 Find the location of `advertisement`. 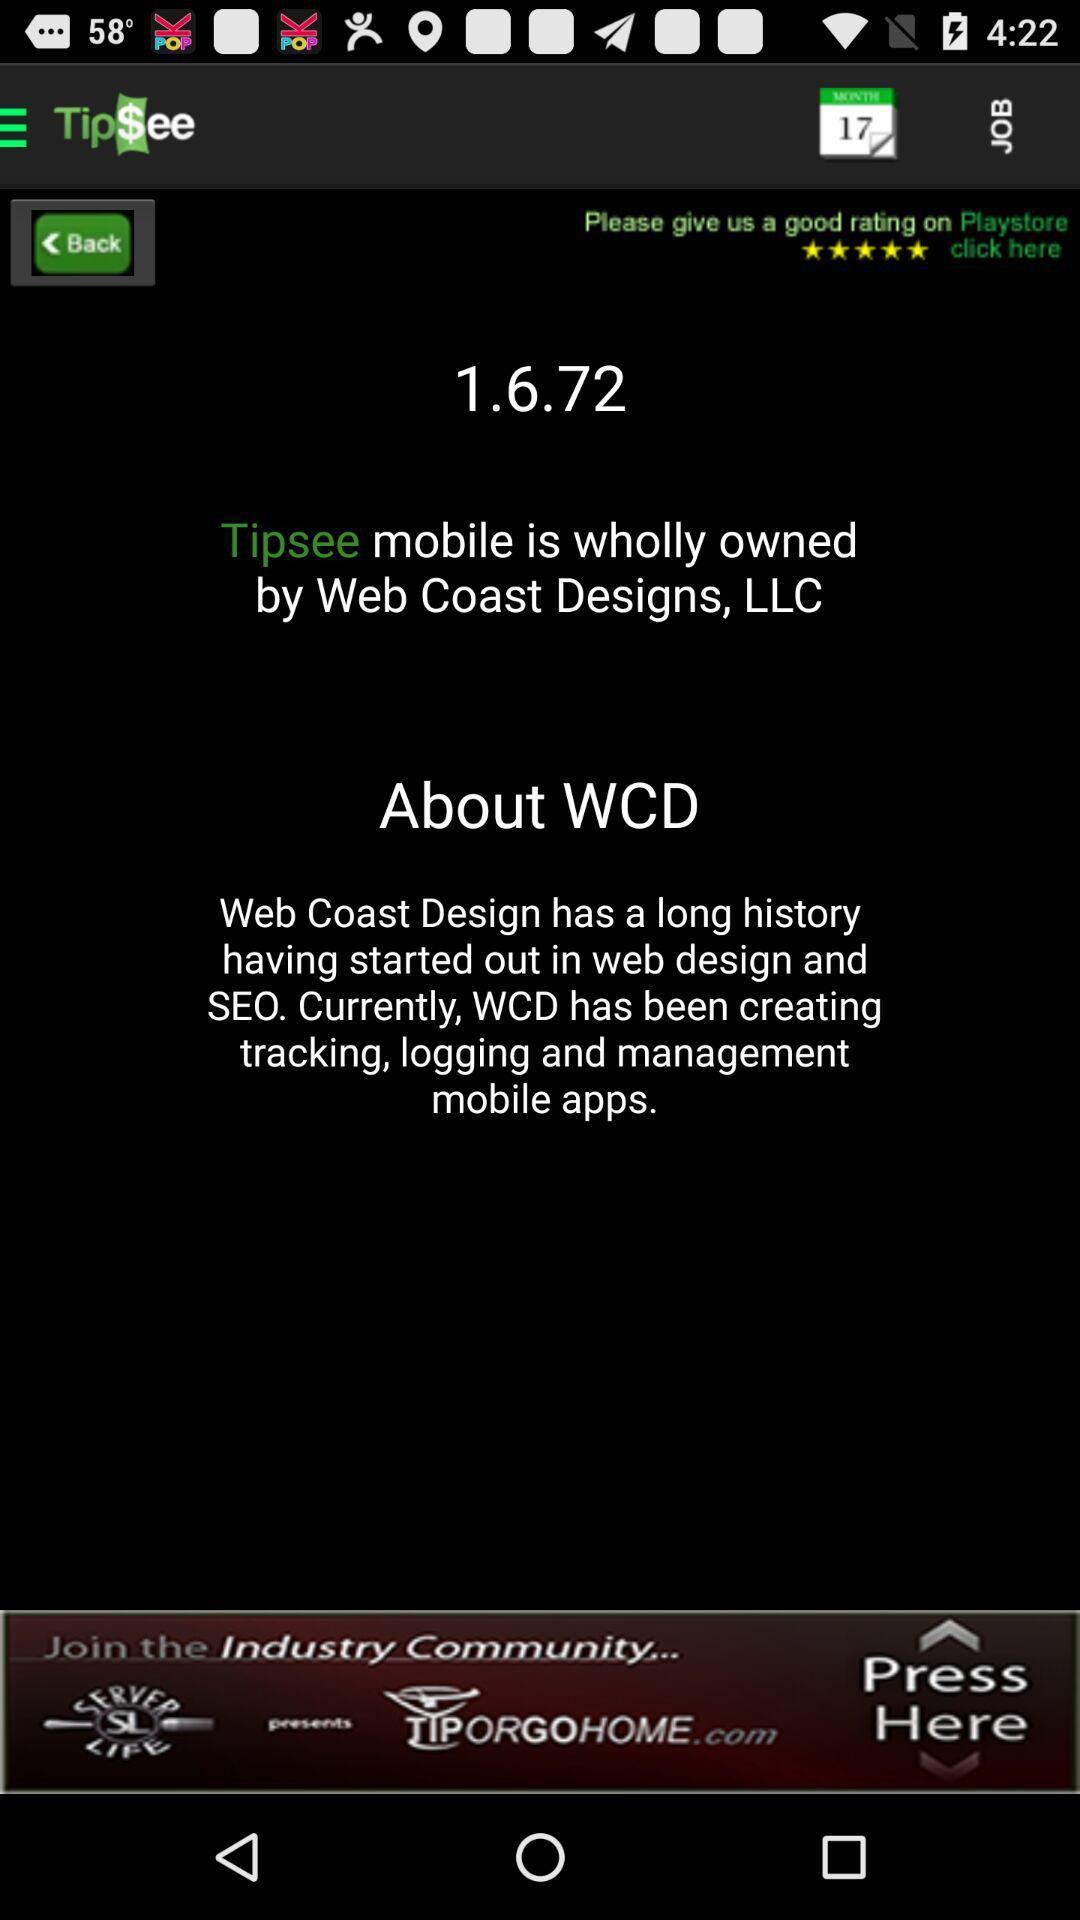

advertisement is located at coordinates (540, 1701).